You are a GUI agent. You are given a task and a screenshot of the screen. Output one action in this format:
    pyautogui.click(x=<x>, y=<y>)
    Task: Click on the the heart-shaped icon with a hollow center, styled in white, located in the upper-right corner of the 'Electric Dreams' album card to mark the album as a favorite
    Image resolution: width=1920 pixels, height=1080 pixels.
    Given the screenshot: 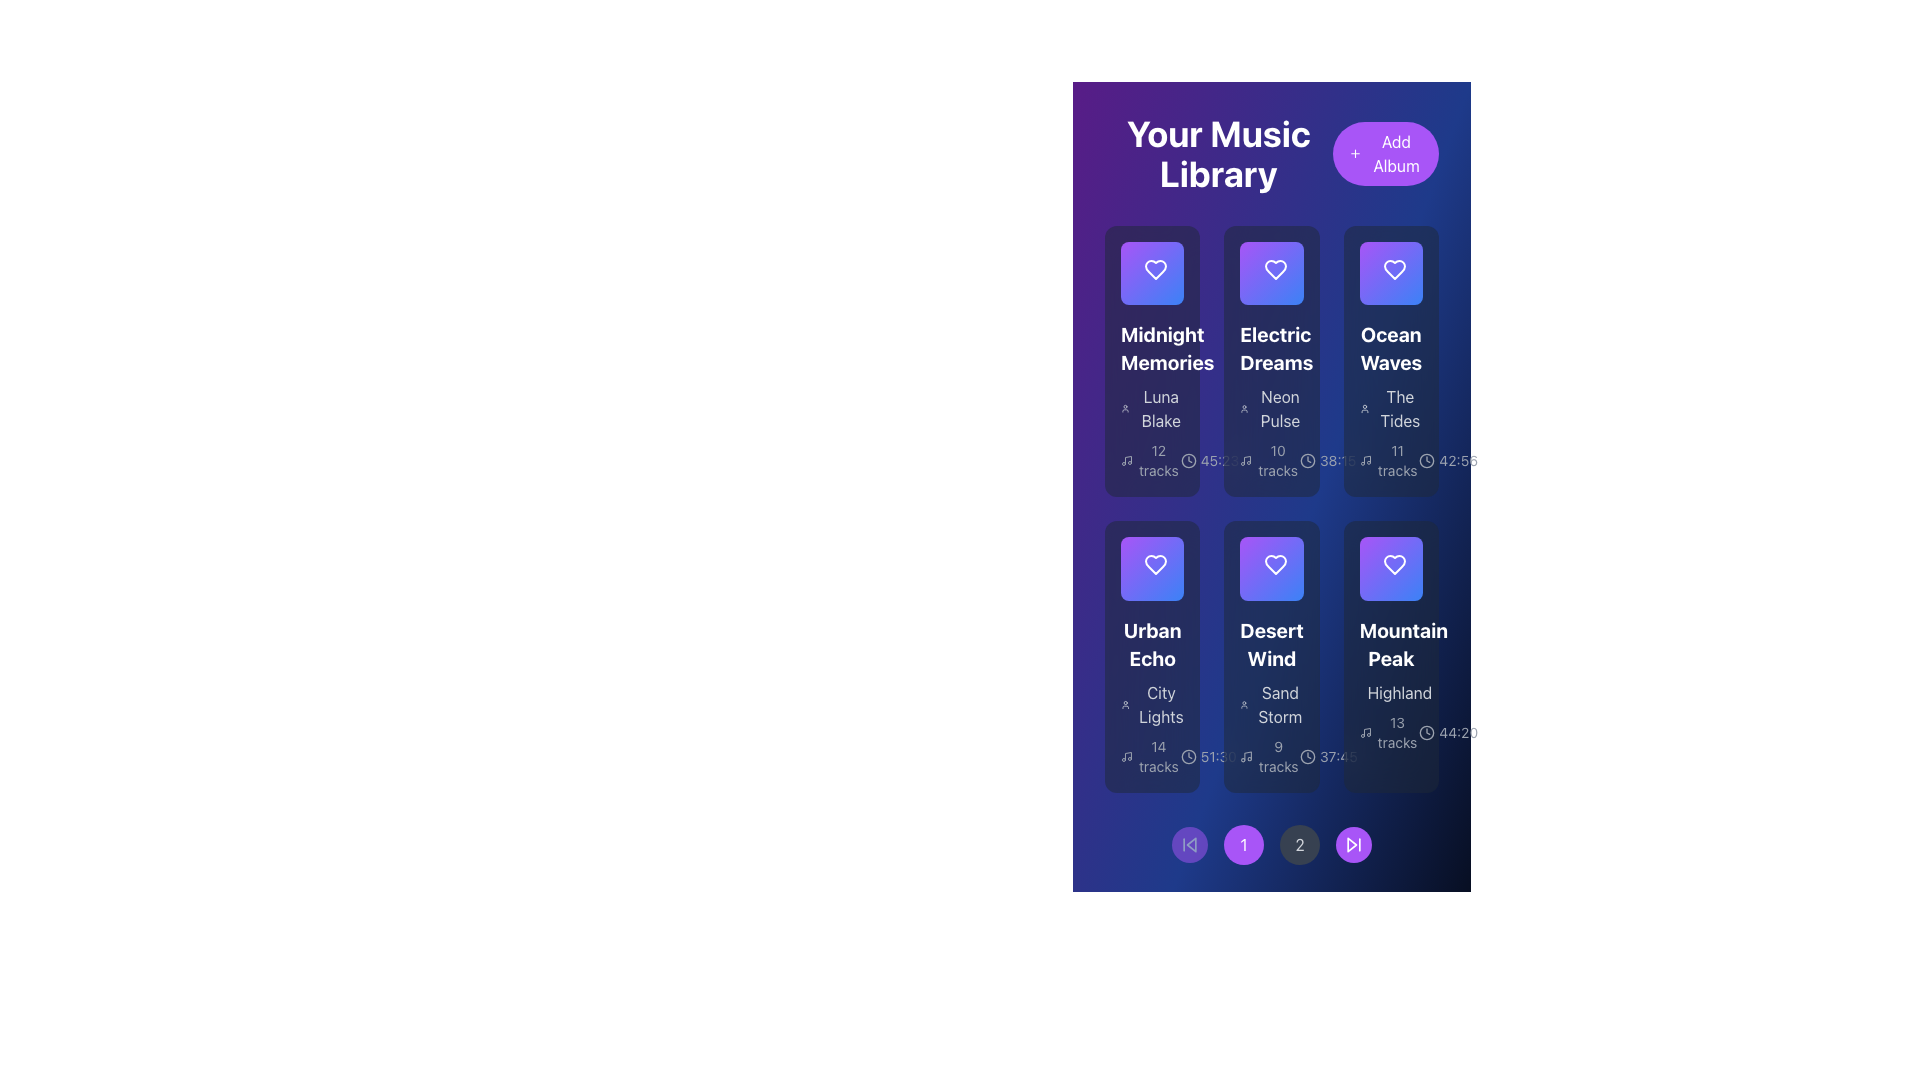 What is the action you would take?
    pyautogui.click(x=1274, y=273)
    